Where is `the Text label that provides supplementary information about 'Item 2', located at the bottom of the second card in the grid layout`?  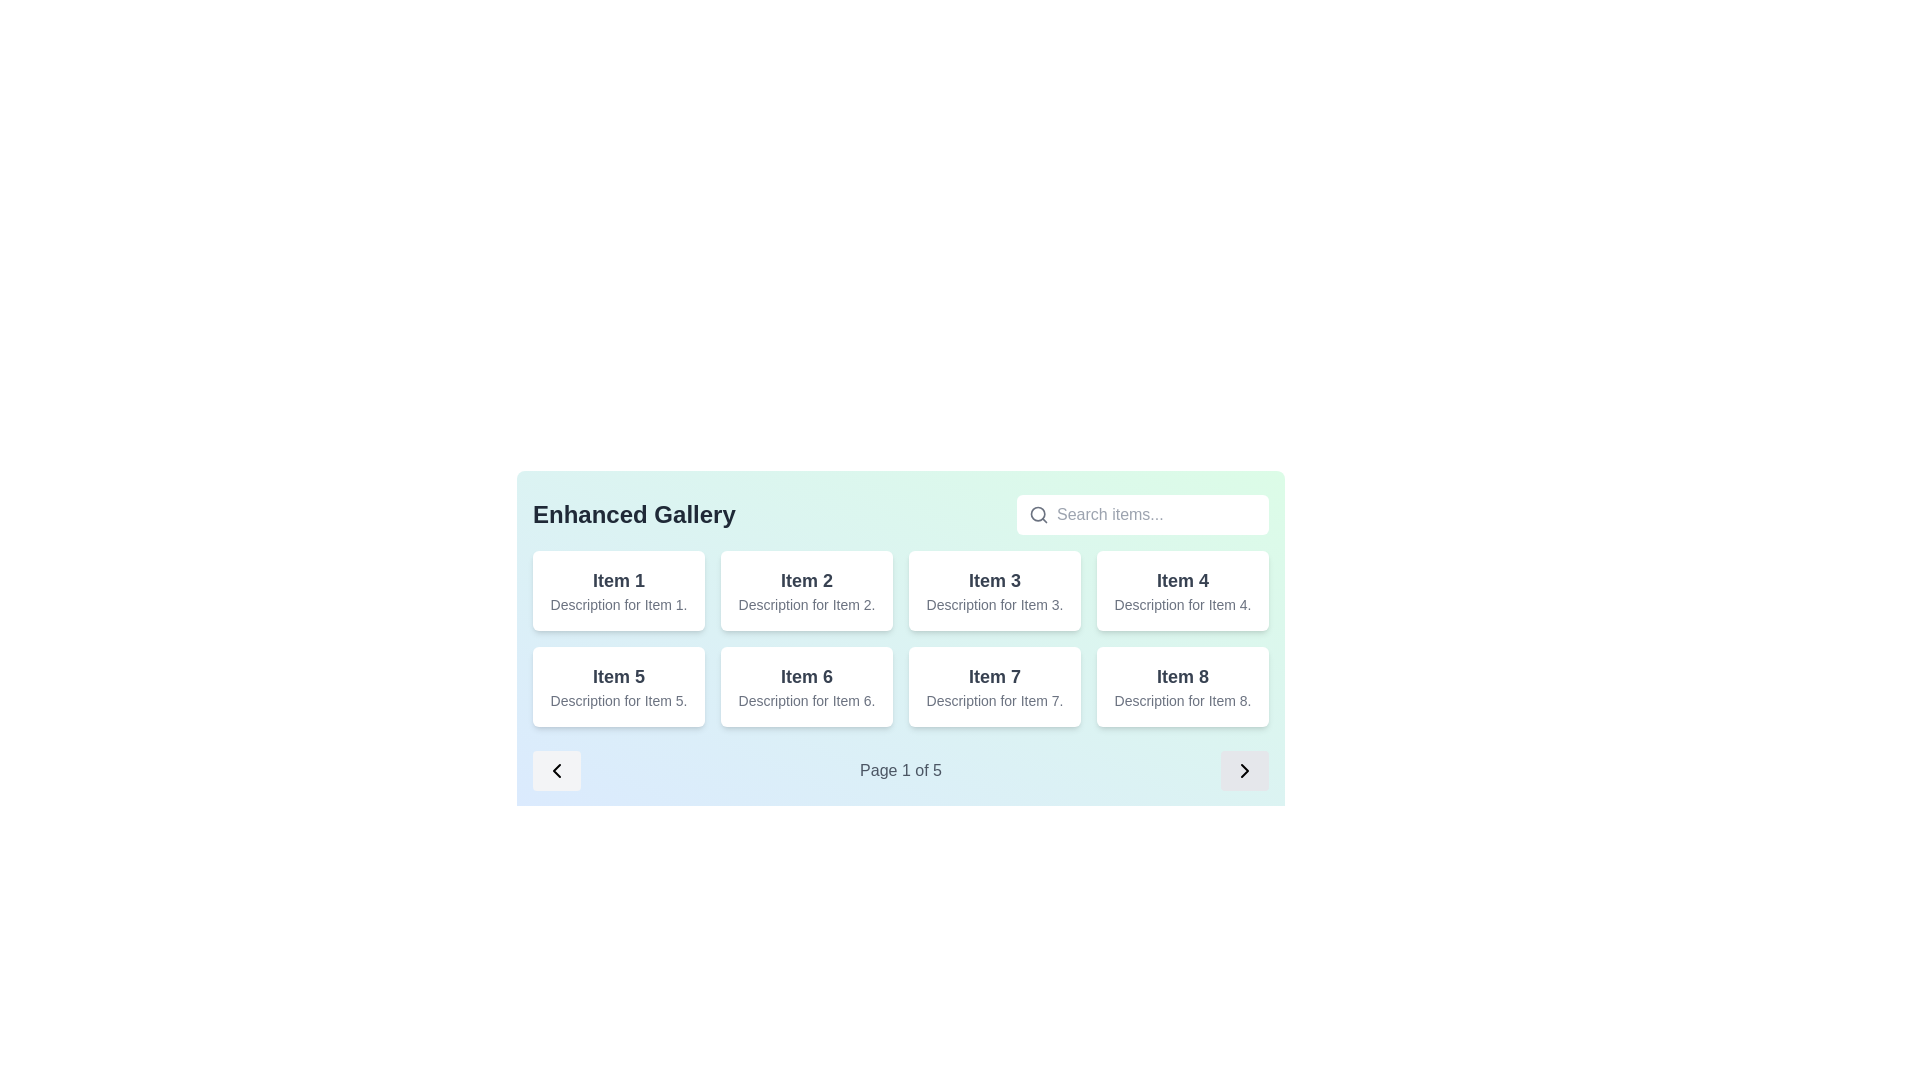 the Text label that provides supplementary information about 'Item 2', located at the bottom of the second card in the grid layout is located at coordinates (806, 604).